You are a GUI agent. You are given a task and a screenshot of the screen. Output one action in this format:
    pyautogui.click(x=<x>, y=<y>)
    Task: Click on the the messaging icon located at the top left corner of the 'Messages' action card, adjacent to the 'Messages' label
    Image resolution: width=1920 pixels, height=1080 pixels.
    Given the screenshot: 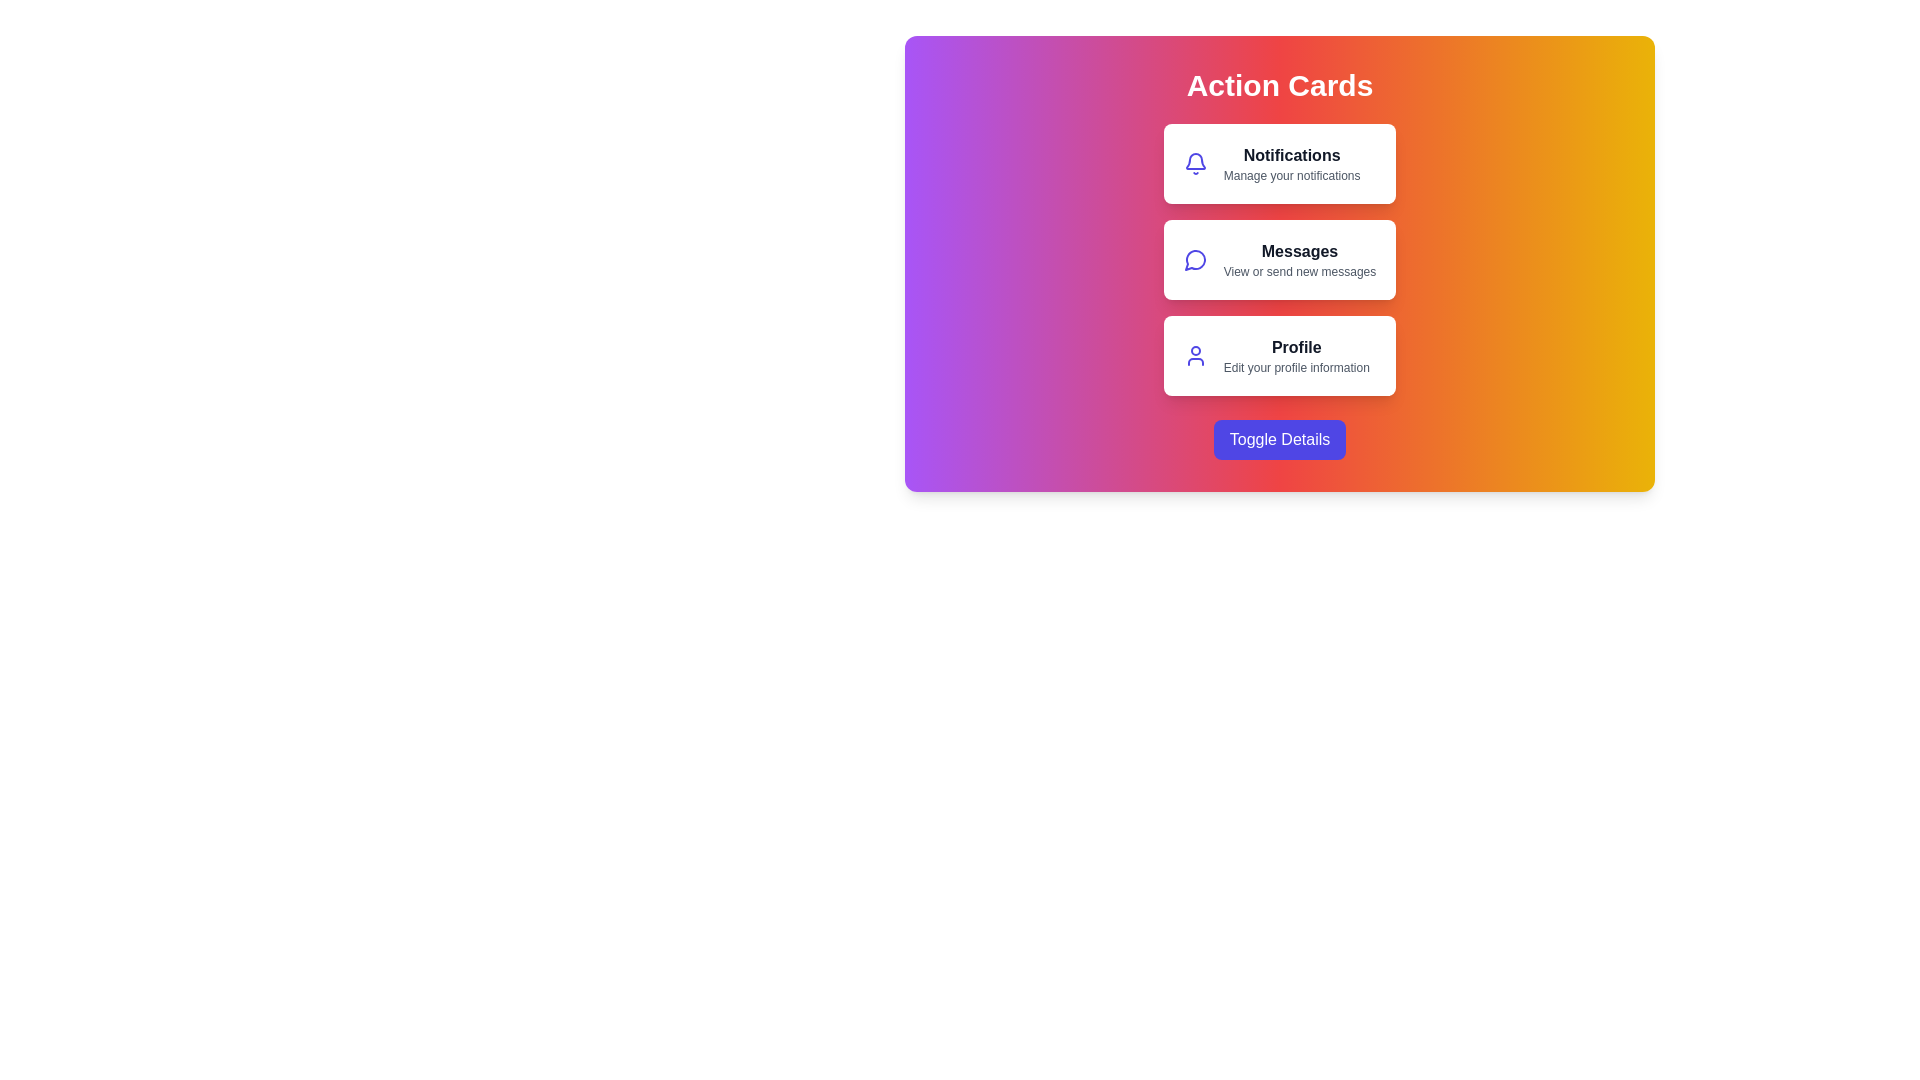 What is the action you would take?
    pyautogui.click(x=1195, y=258)
    